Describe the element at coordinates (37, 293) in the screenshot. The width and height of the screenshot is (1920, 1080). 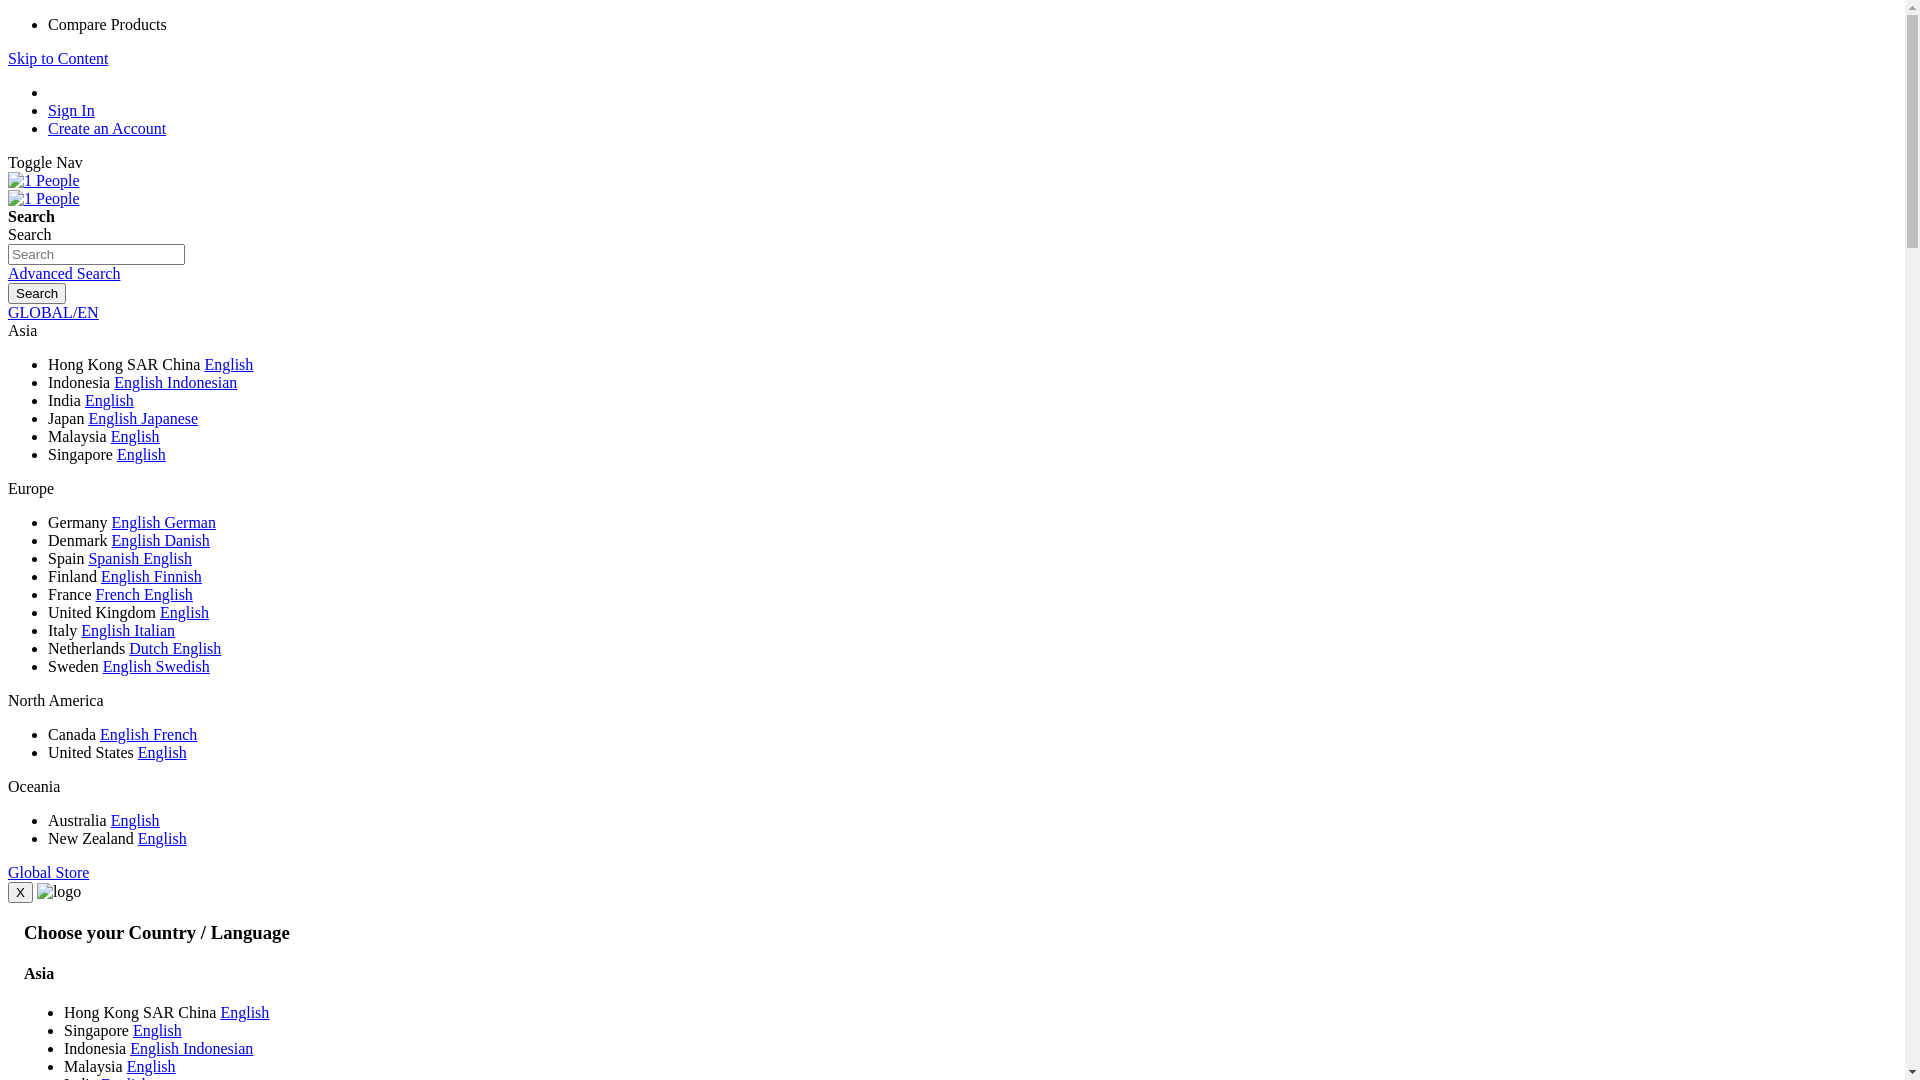
I see `'Search'` at that location.